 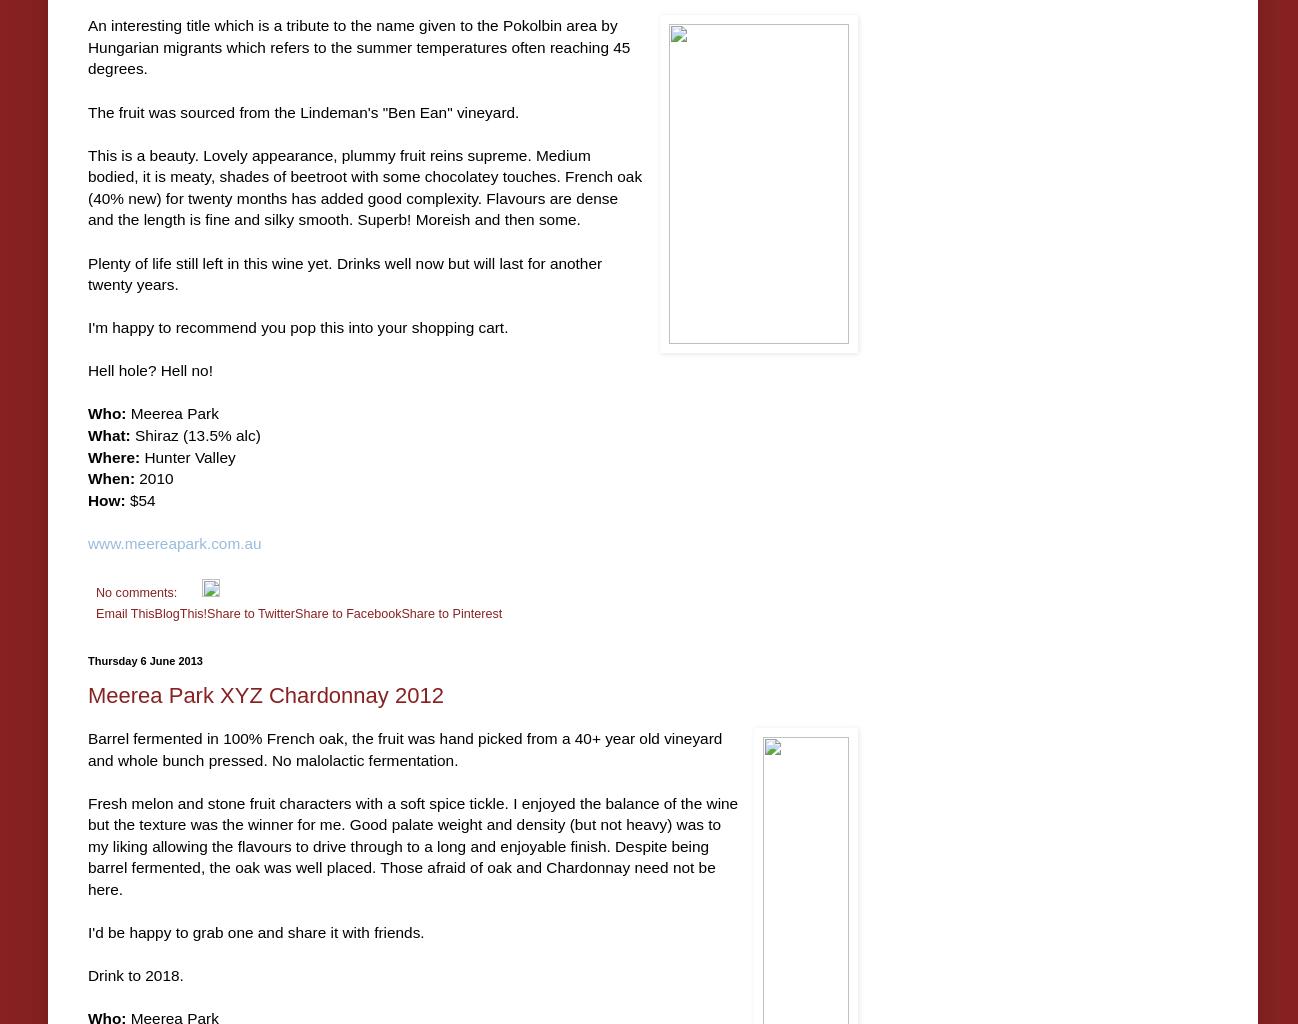 I want to click on 'www.meereapark.com.au', so click(x=88, y=542).